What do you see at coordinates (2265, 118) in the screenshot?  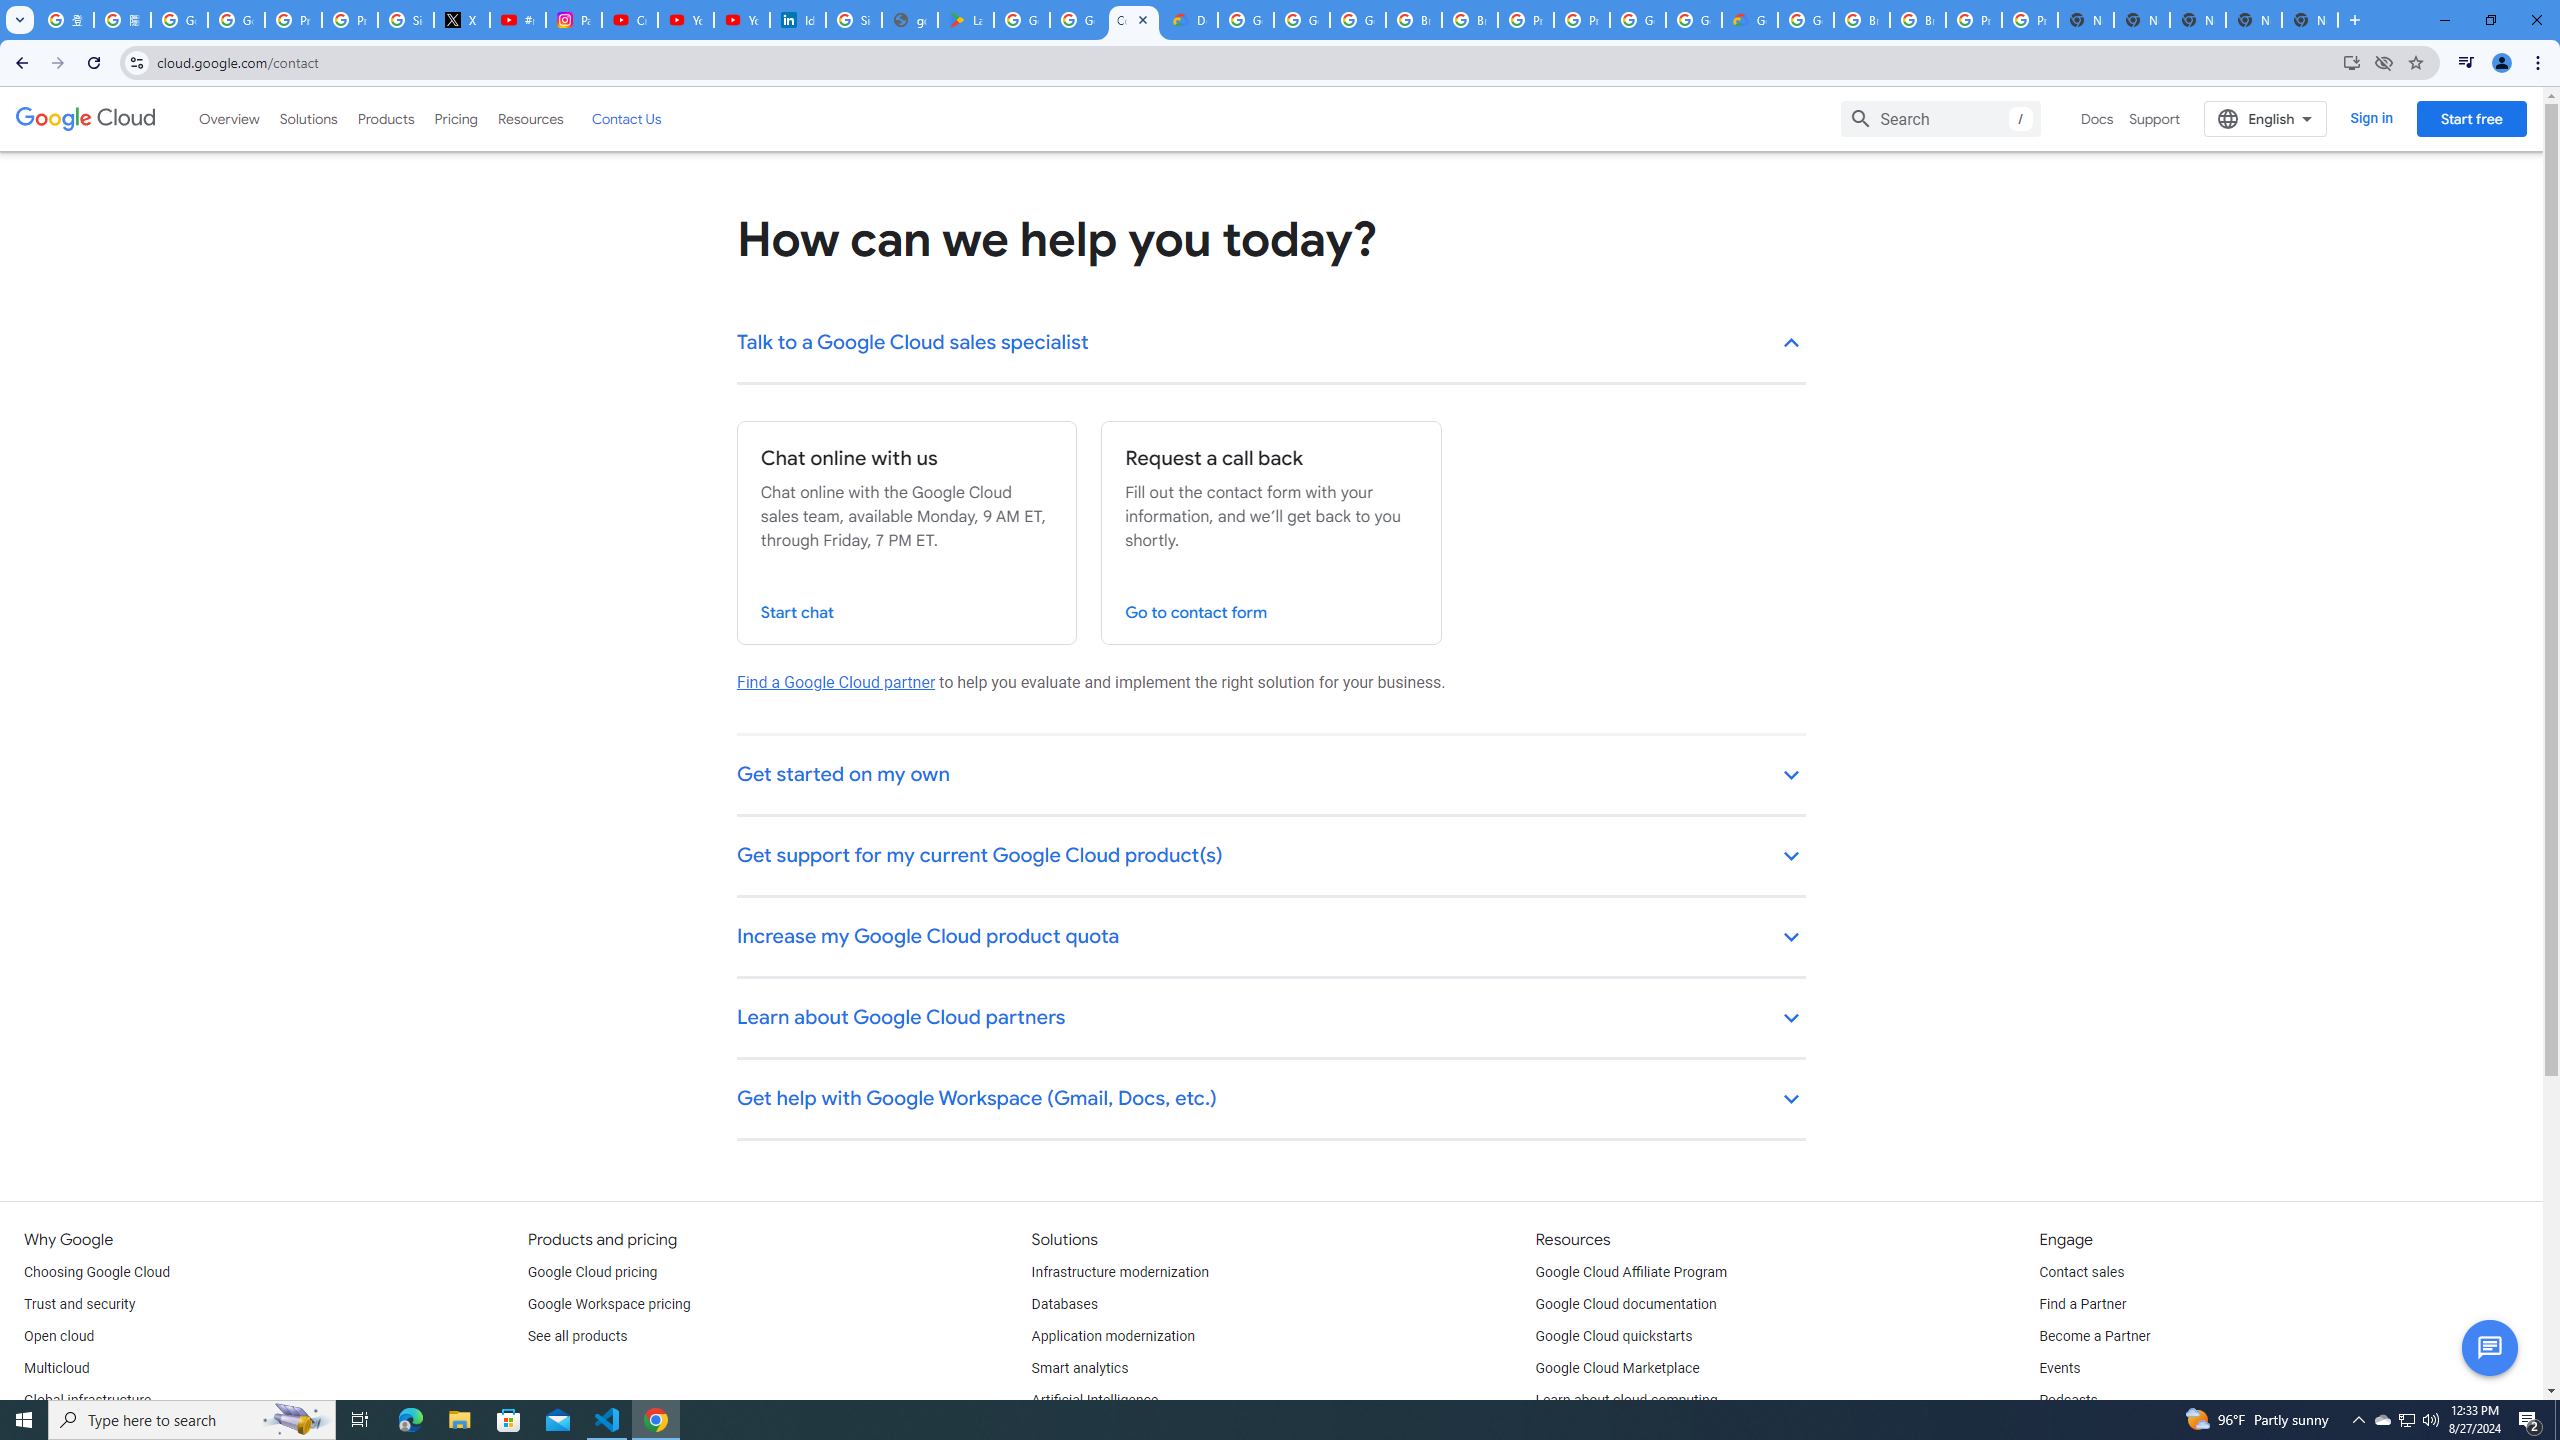 I see `'English'` at bounding box center [2265, 118].